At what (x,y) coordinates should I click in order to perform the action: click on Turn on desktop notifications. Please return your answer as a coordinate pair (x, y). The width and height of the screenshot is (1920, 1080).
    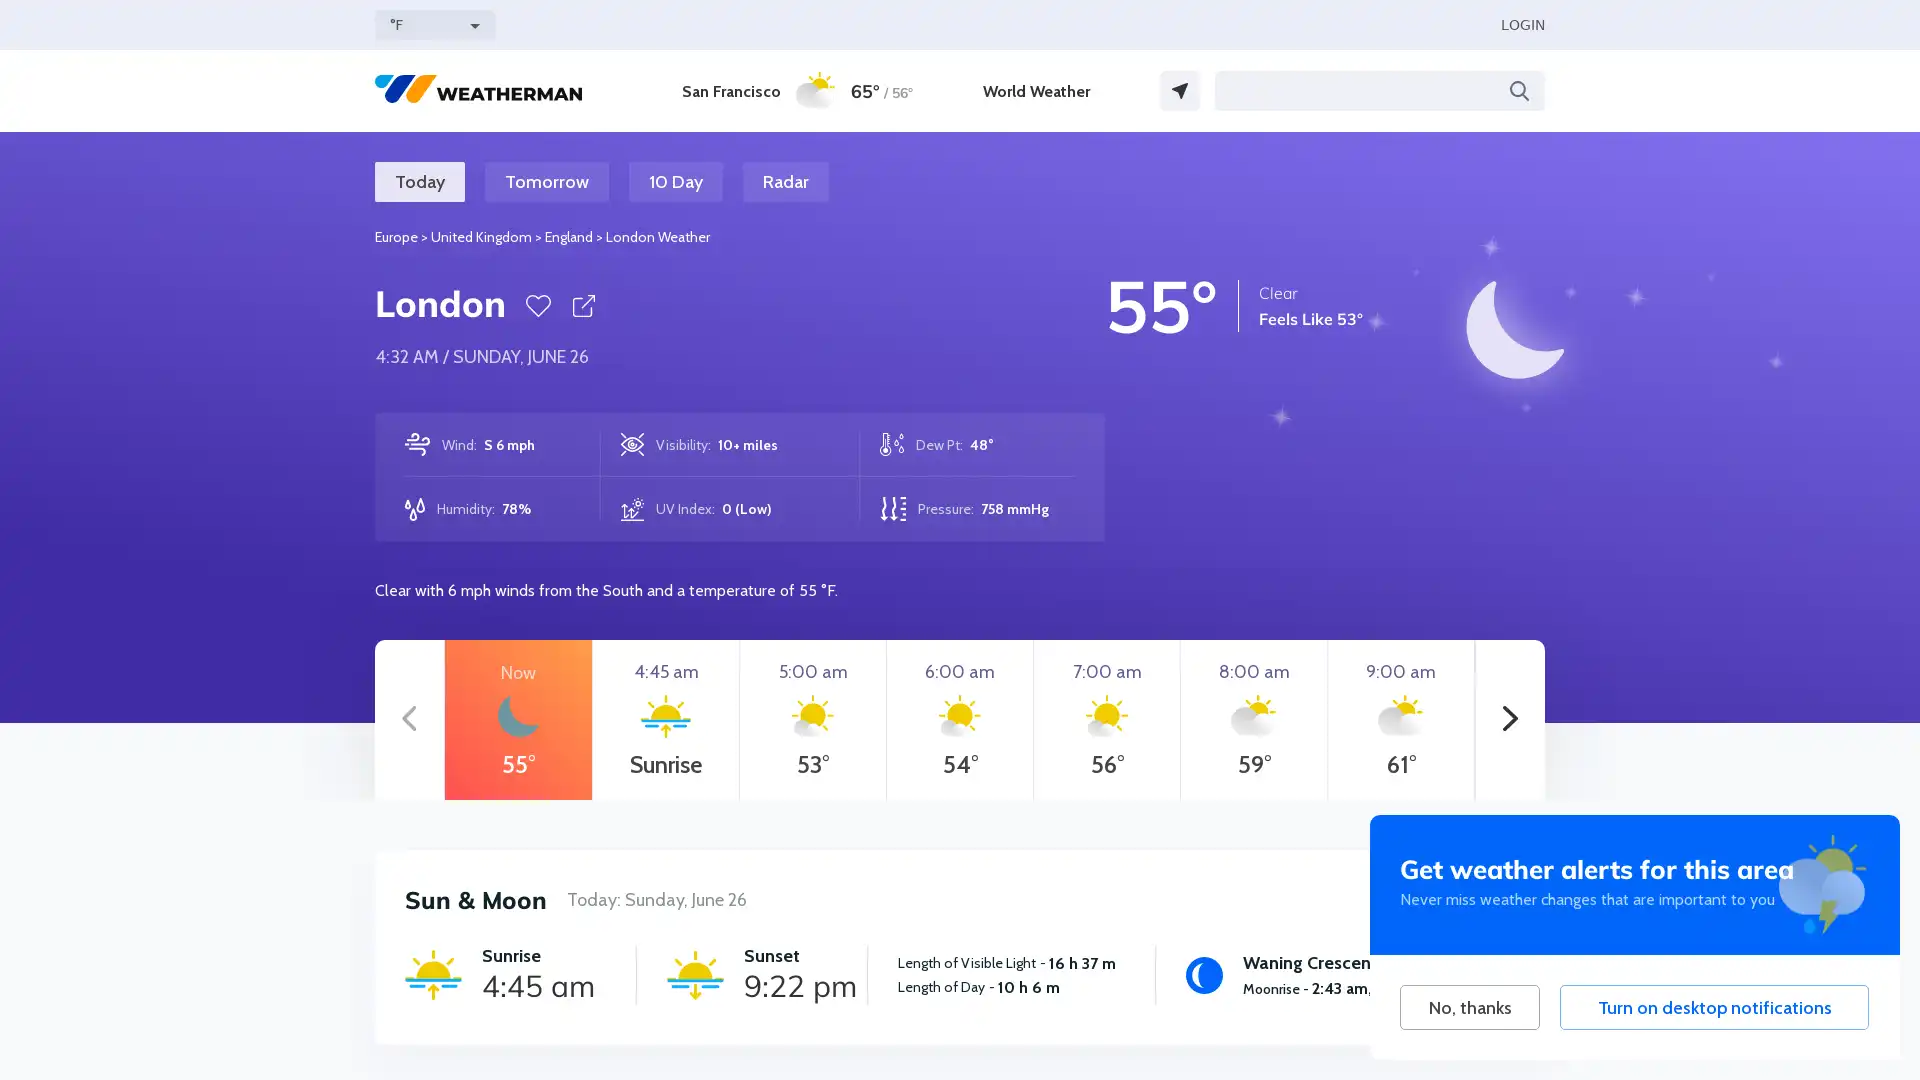
    Looking at the image, I should click on (1713, 1007).